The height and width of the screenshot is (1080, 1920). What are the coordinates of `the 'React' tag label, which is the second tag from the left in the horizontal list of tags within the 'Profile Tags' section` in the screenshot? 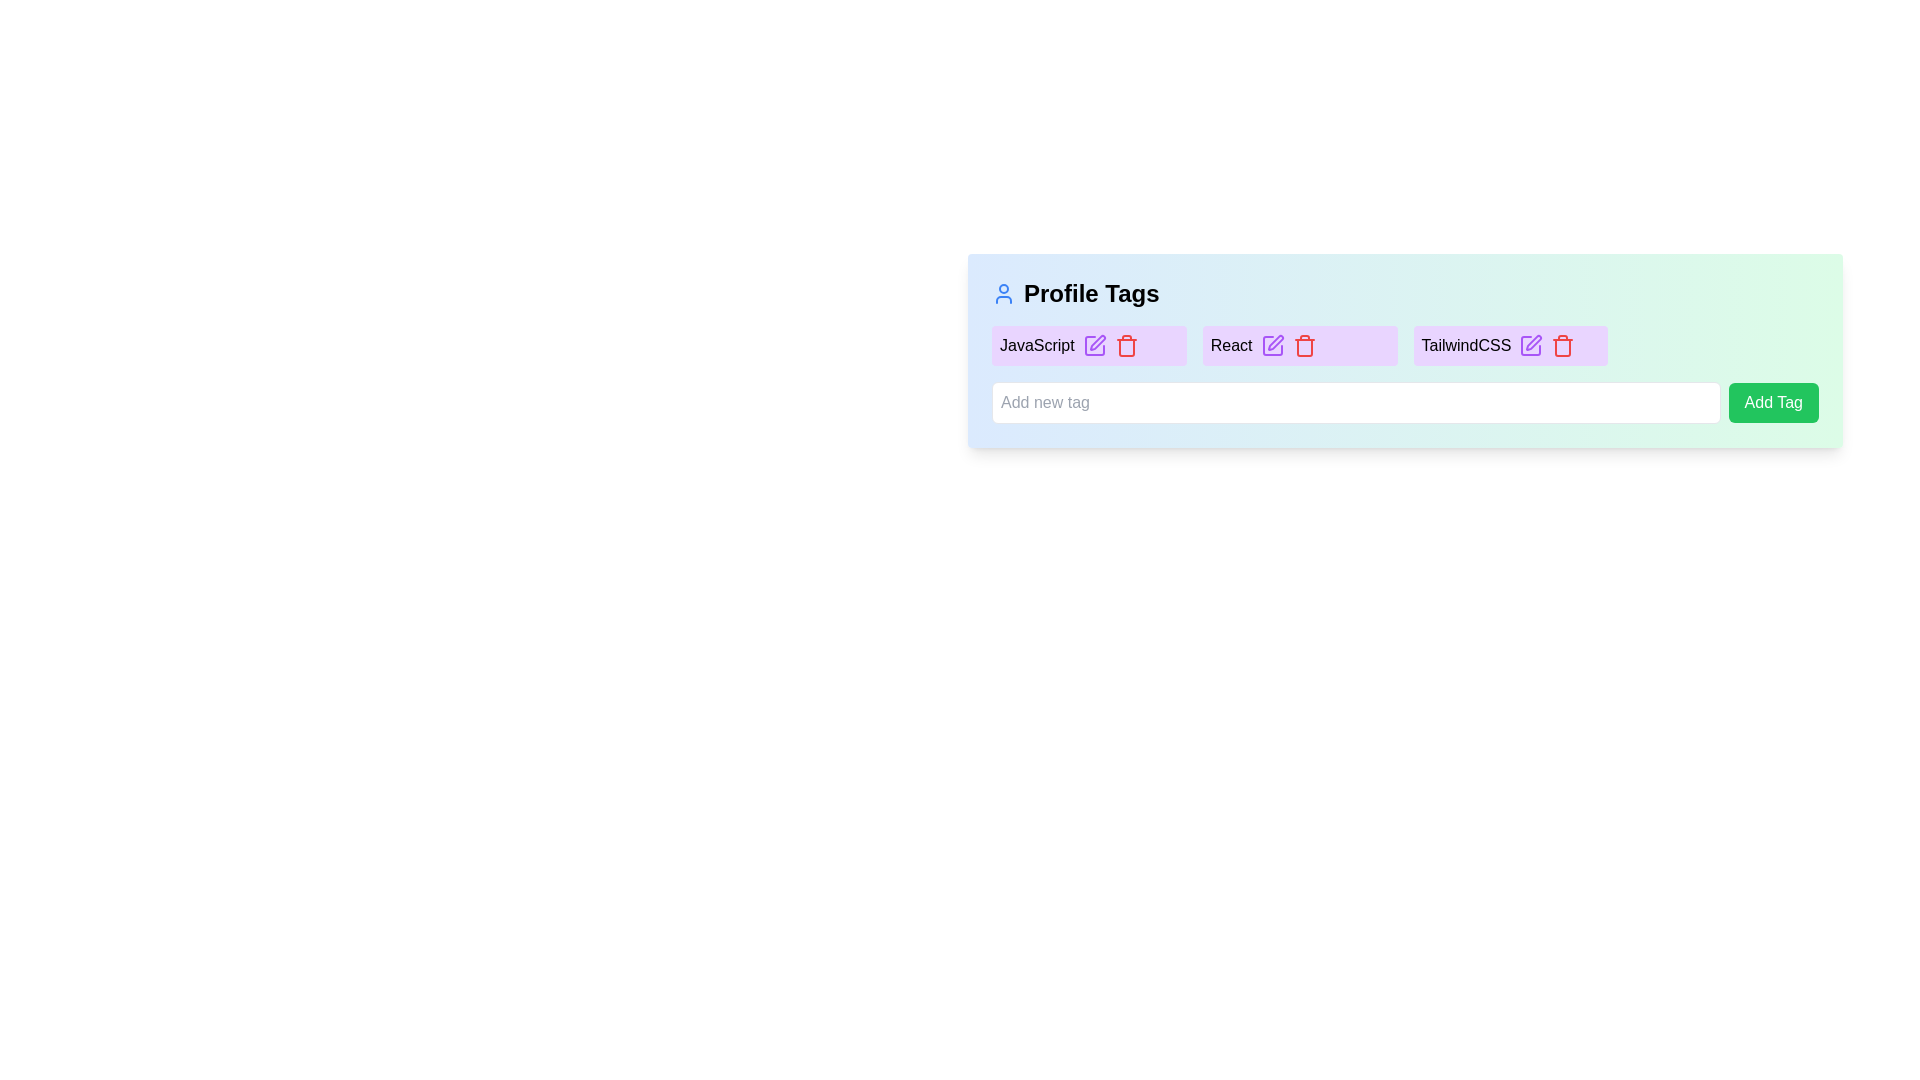 It's located at (1230, 345).